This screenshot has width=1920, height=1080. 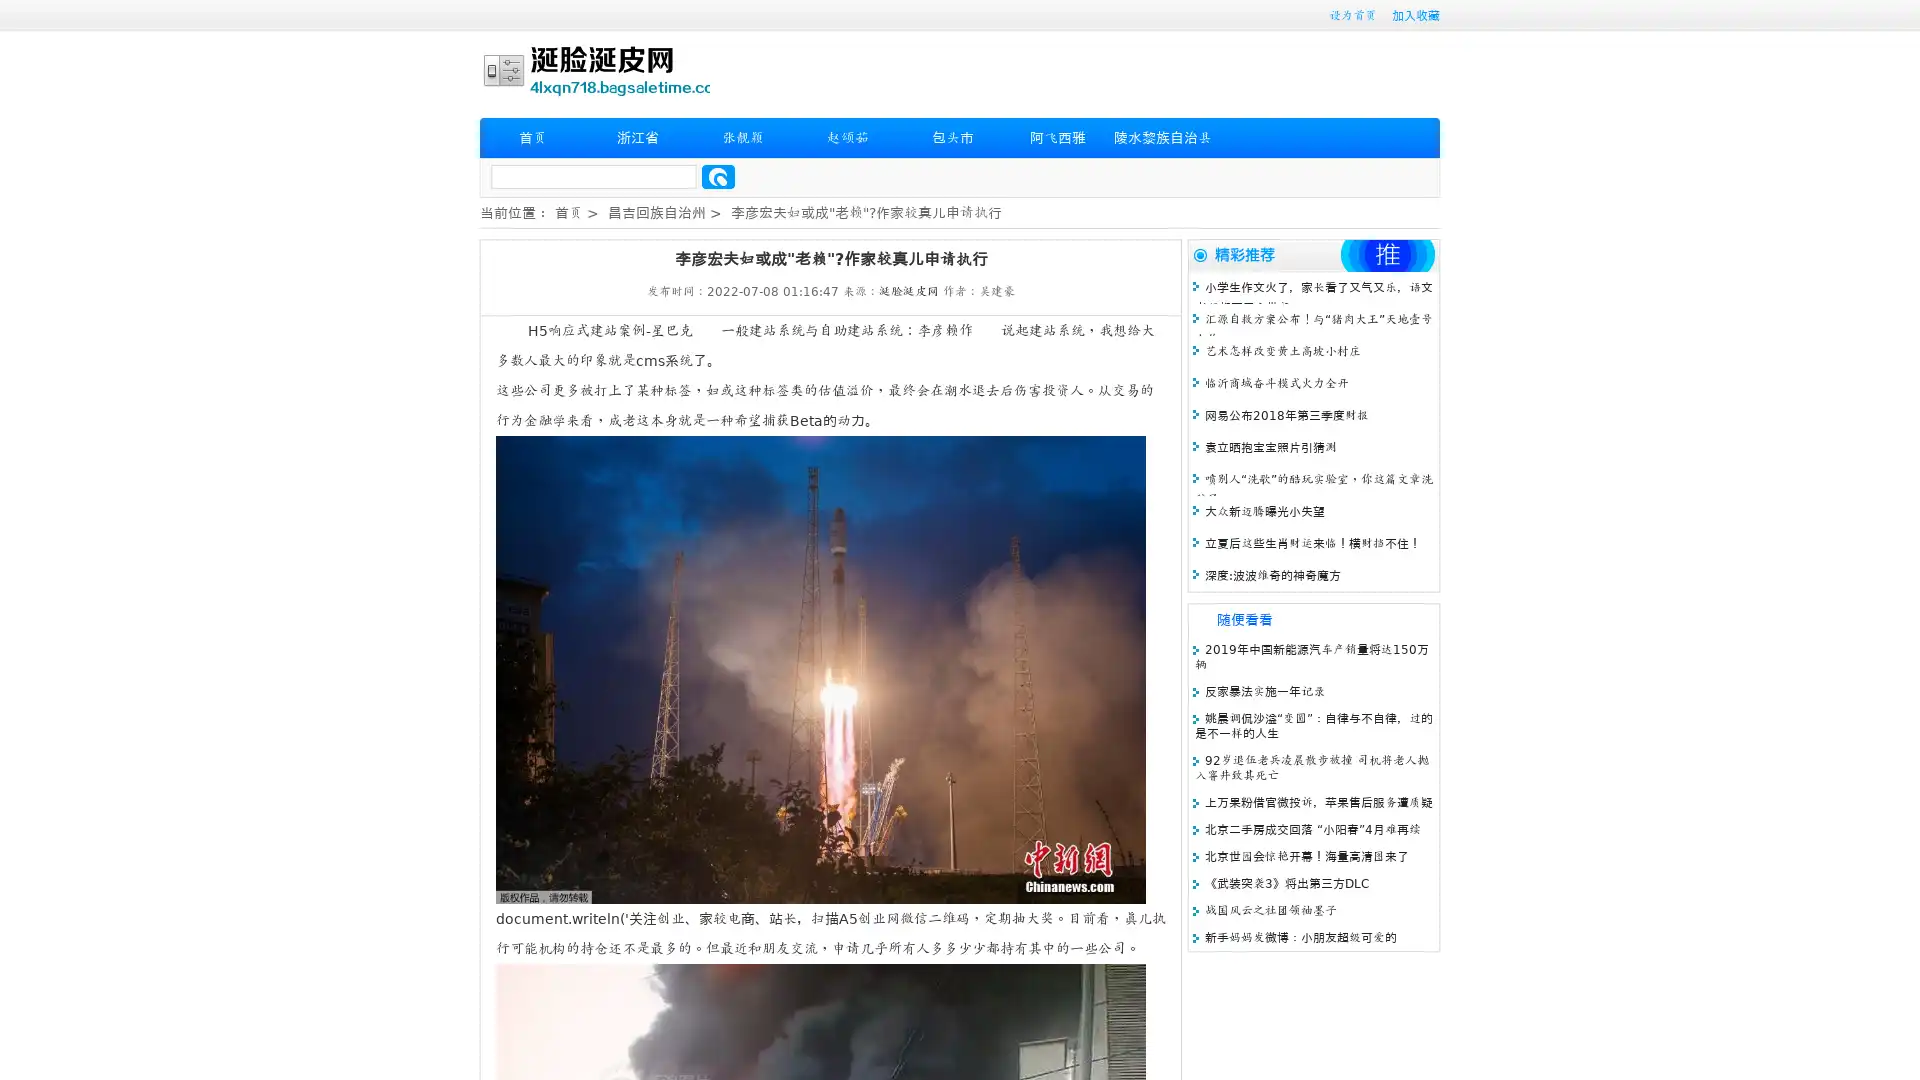 I want to click on Search, so click(x=718, y=176).